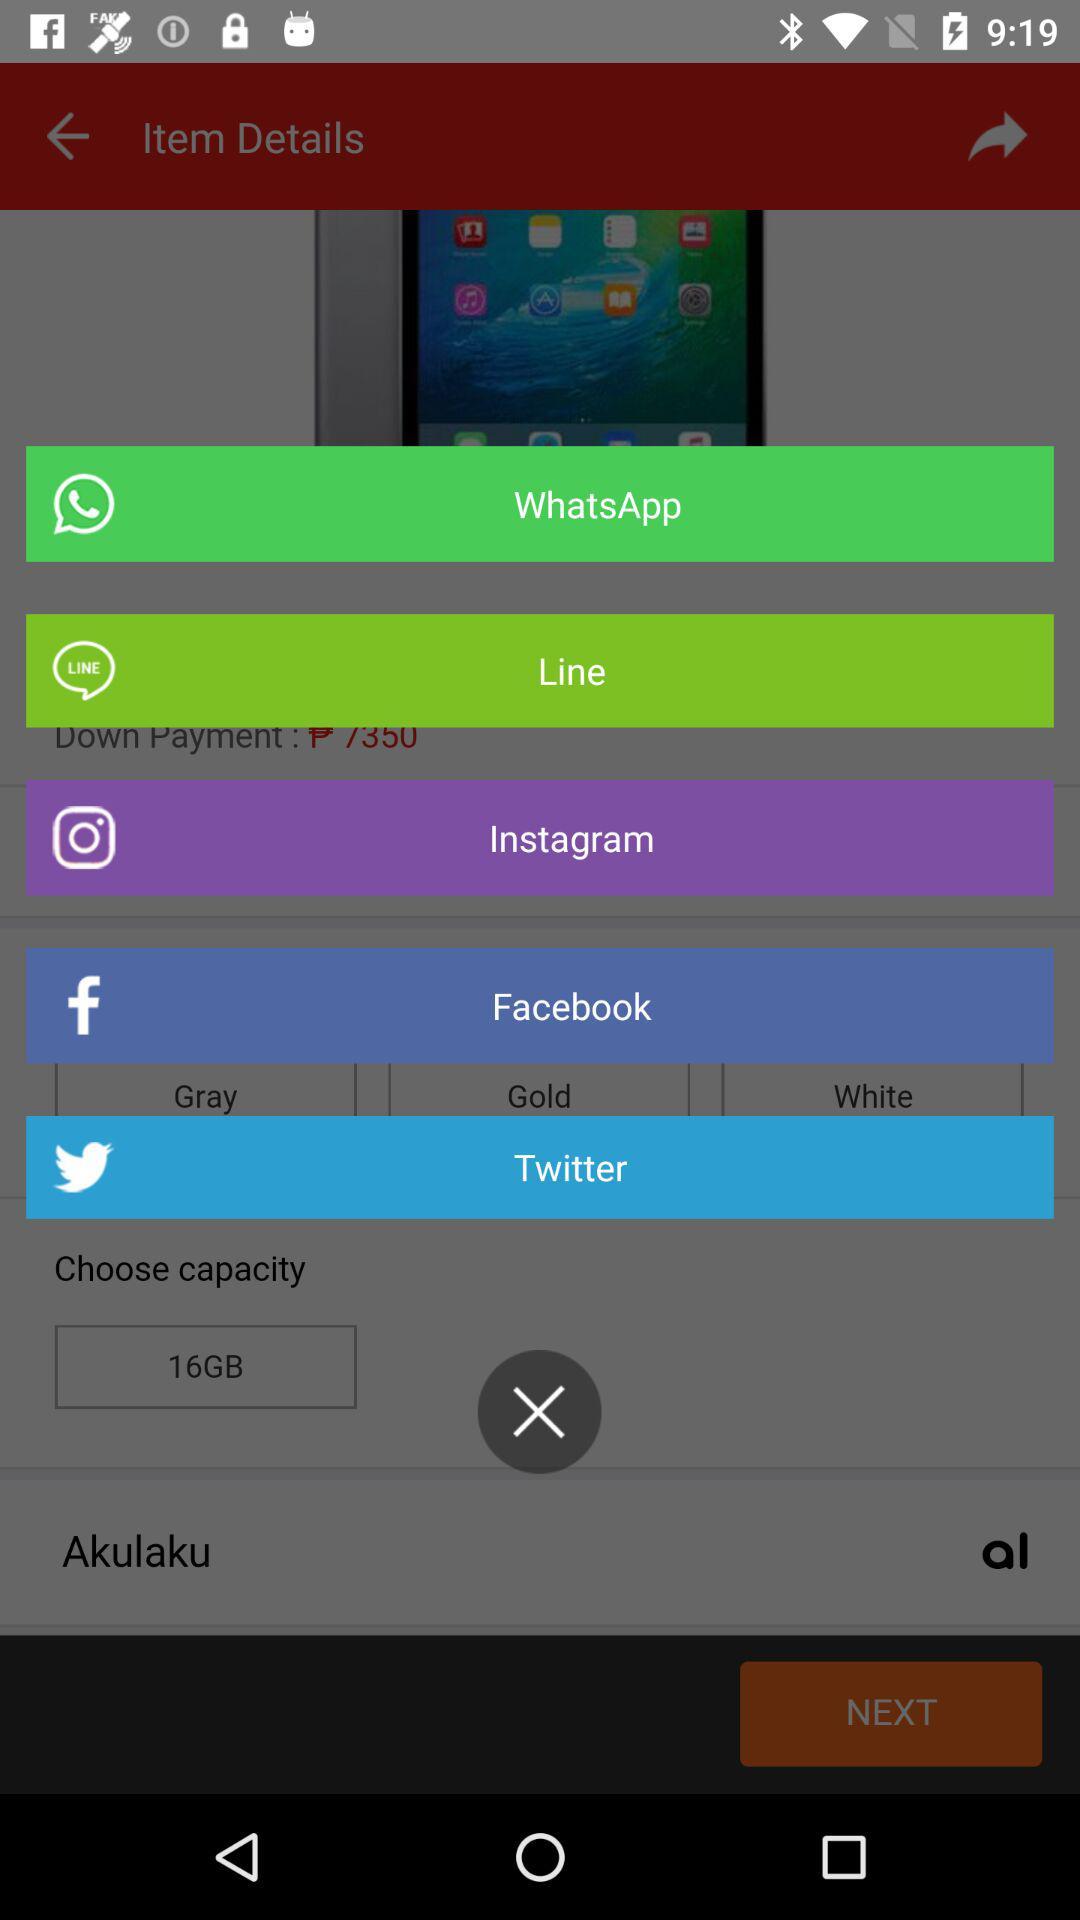 This screenshot has width=1080, height=1920. What do you see at coordinates (540, 1005) in the screenshot?
I see `the icon above twitter` at bounding box center [540, 1005].